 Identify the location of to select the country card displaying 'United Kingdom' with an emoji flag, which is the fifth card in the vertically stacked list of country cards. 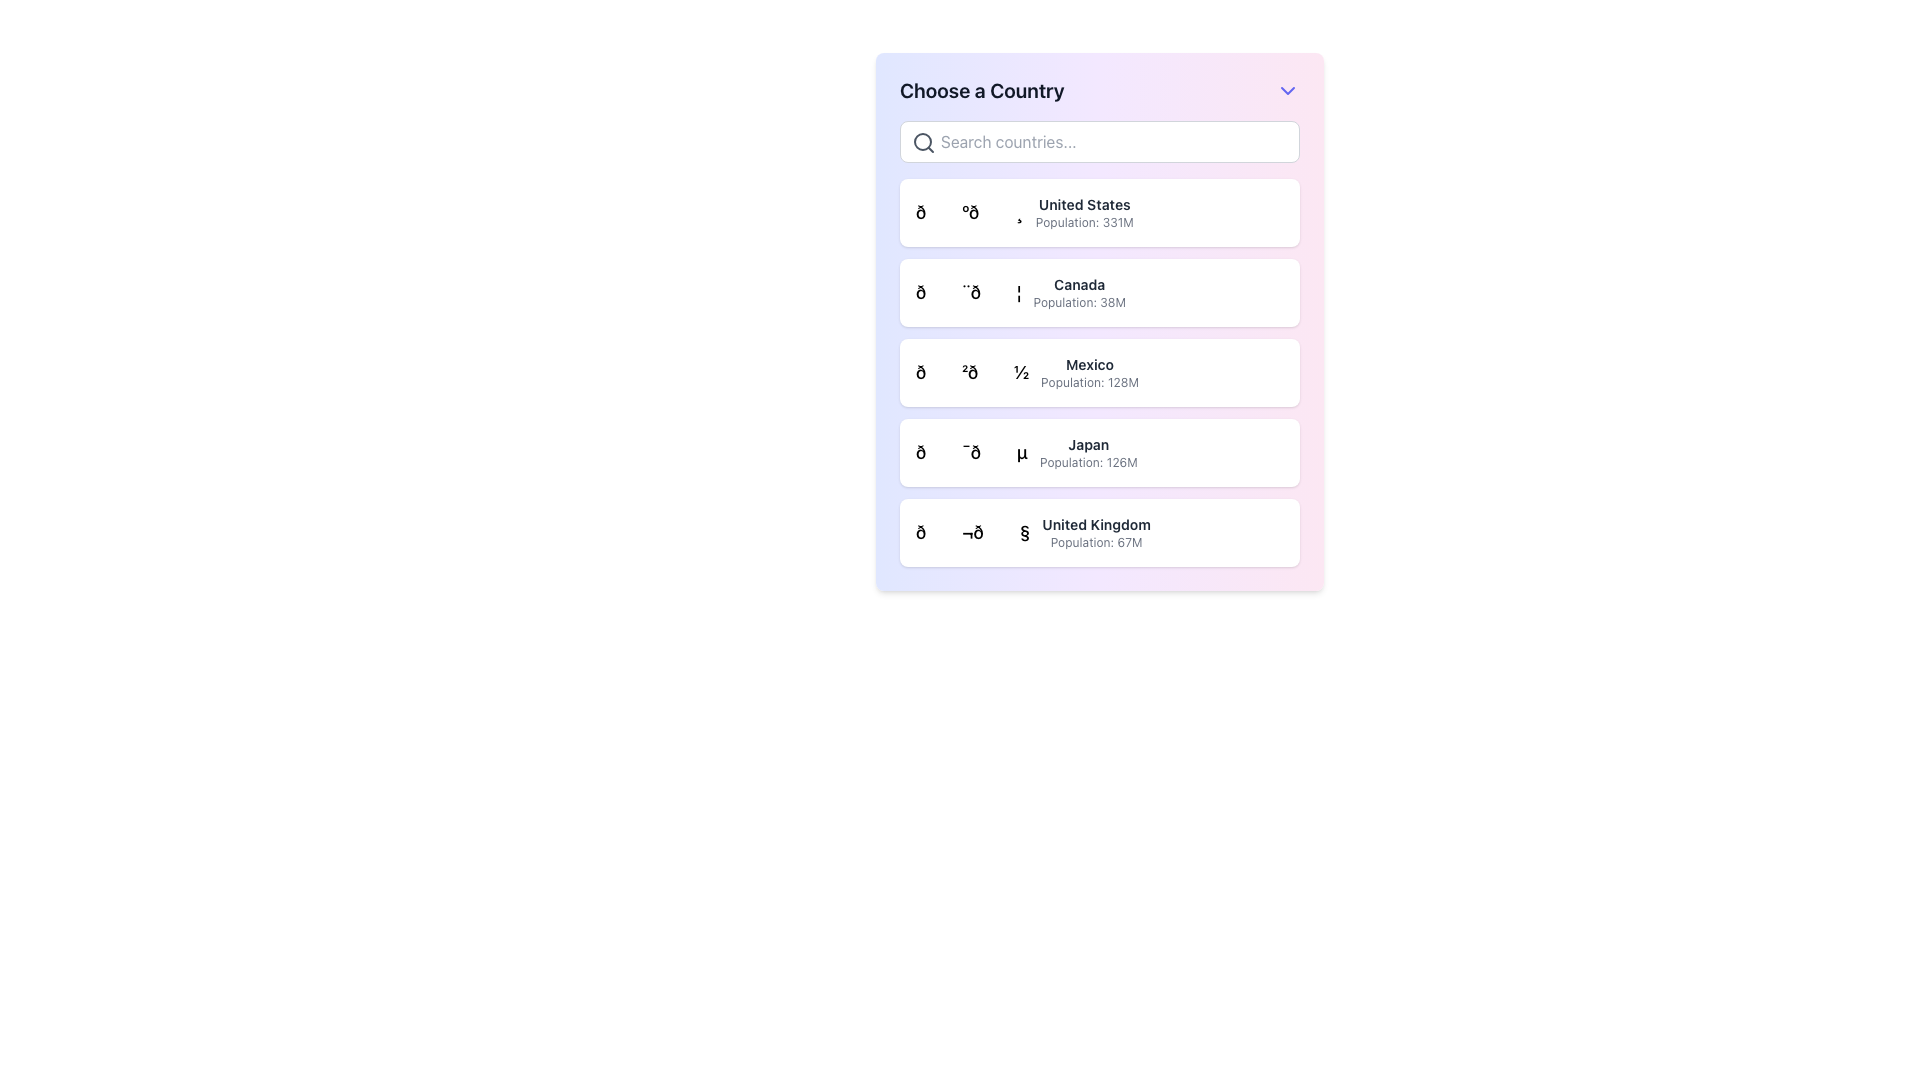
(1098, 531).